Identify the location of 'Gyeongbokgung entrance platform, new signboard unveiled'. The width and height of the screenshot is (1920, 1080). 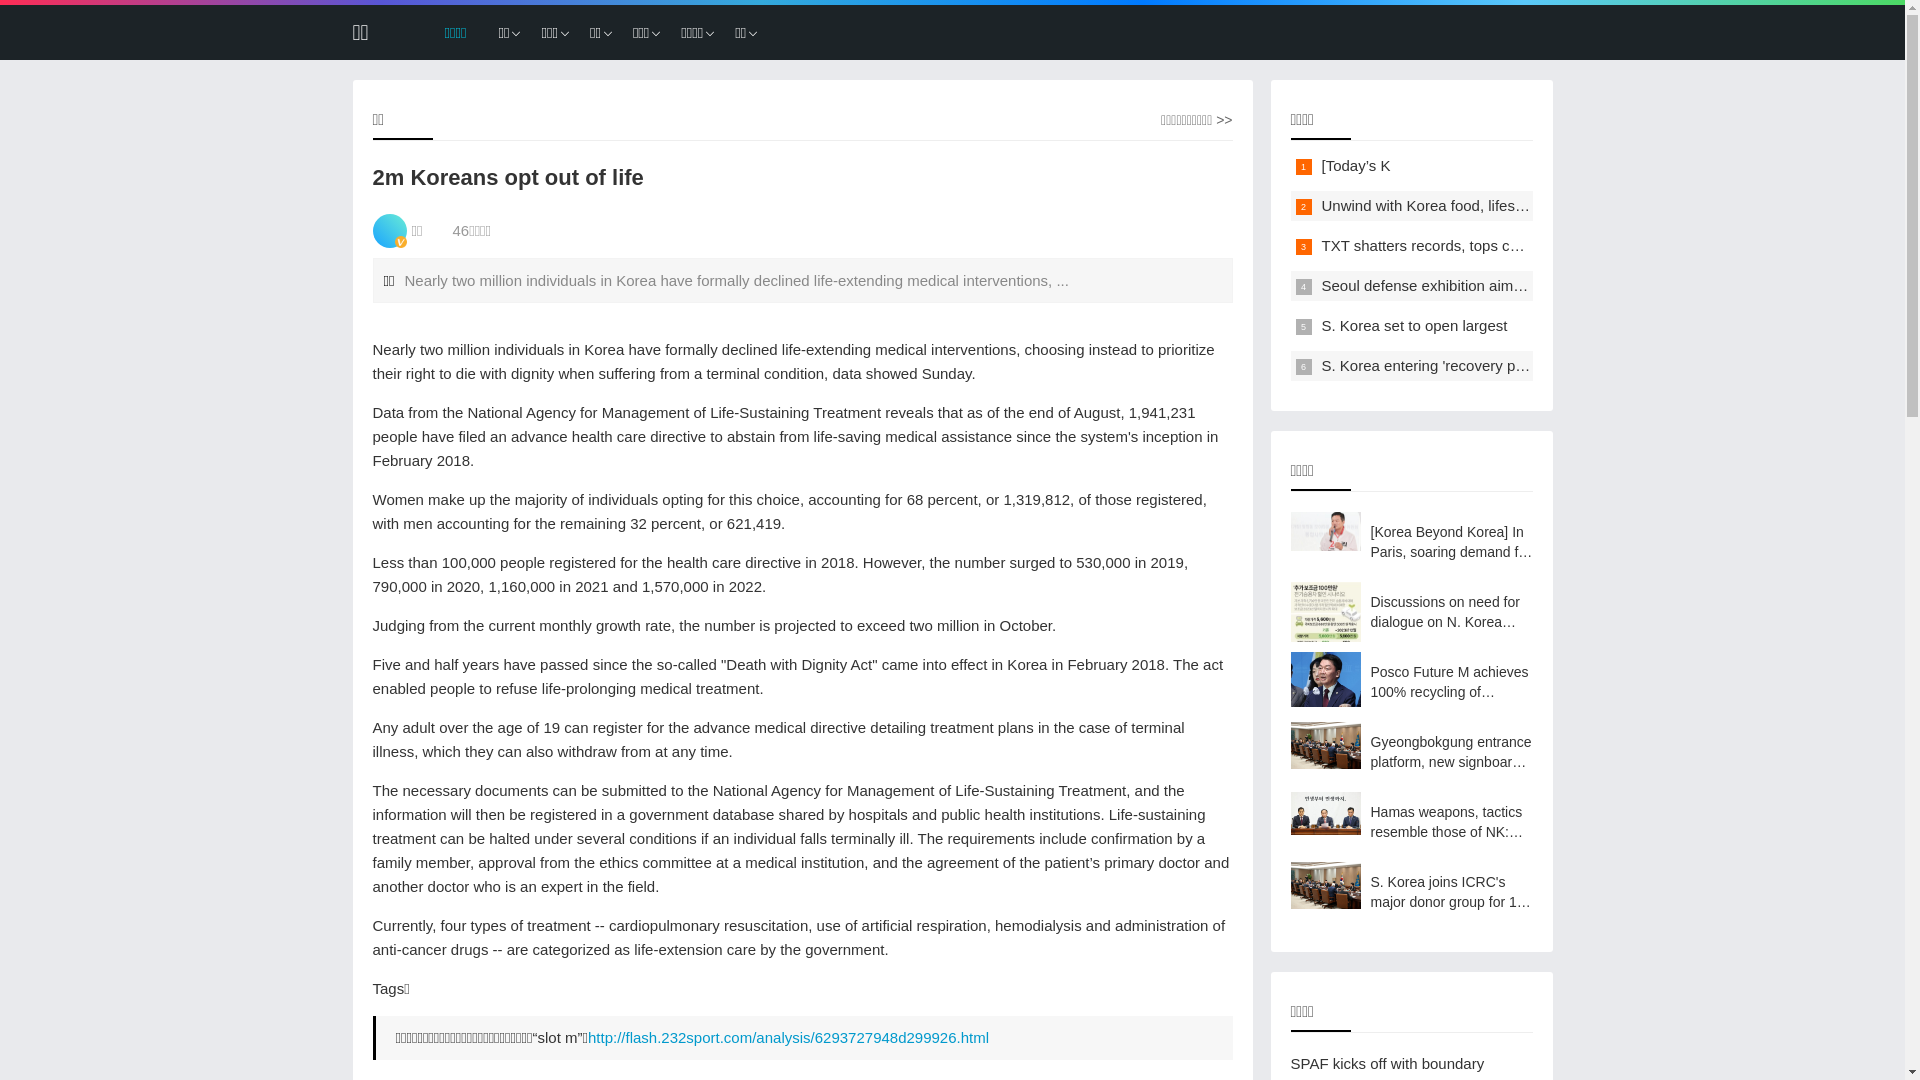
(1410, 752).